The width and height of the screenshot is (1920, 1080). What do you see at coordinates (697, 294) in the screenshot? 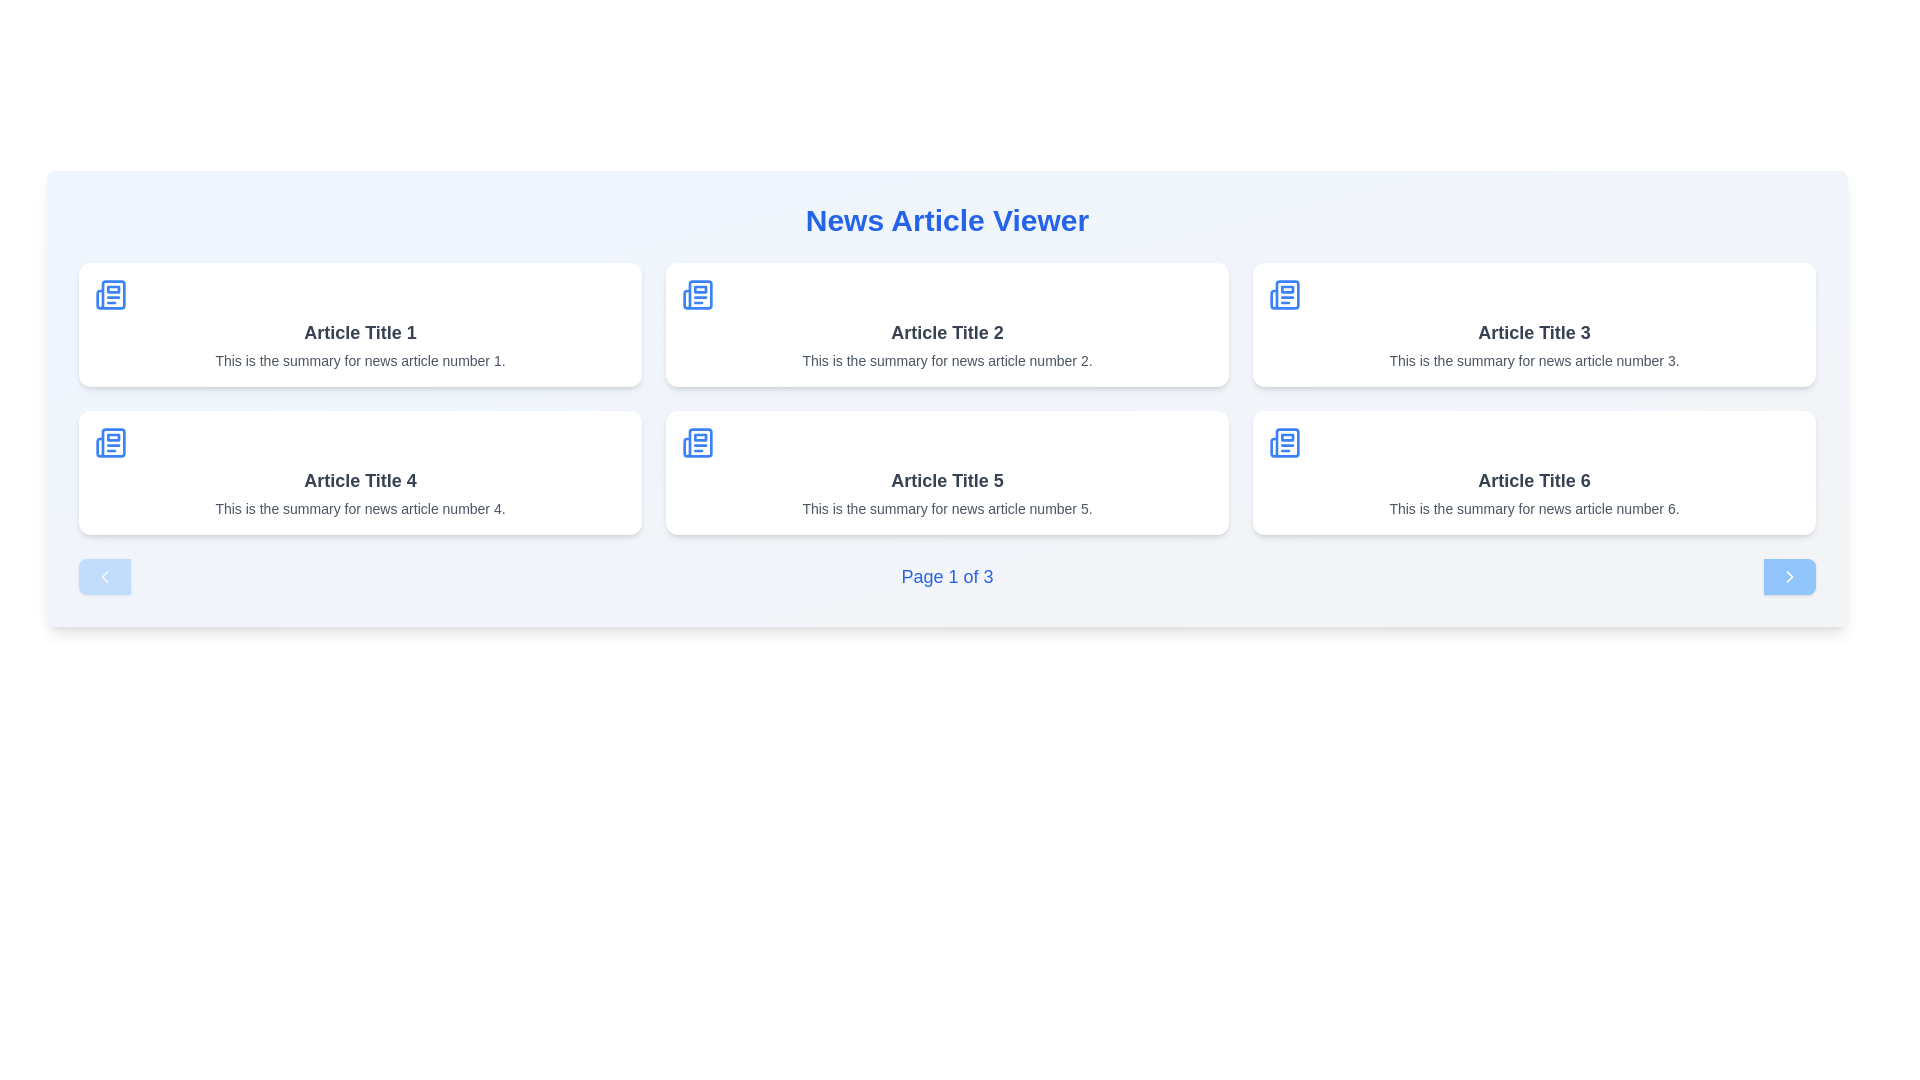
I see `the blue newspaper icon with rounded corners located in the card titled 'Article Title 2', positioned at the top-left corner above the article title text` at bounding box center [697, 294].